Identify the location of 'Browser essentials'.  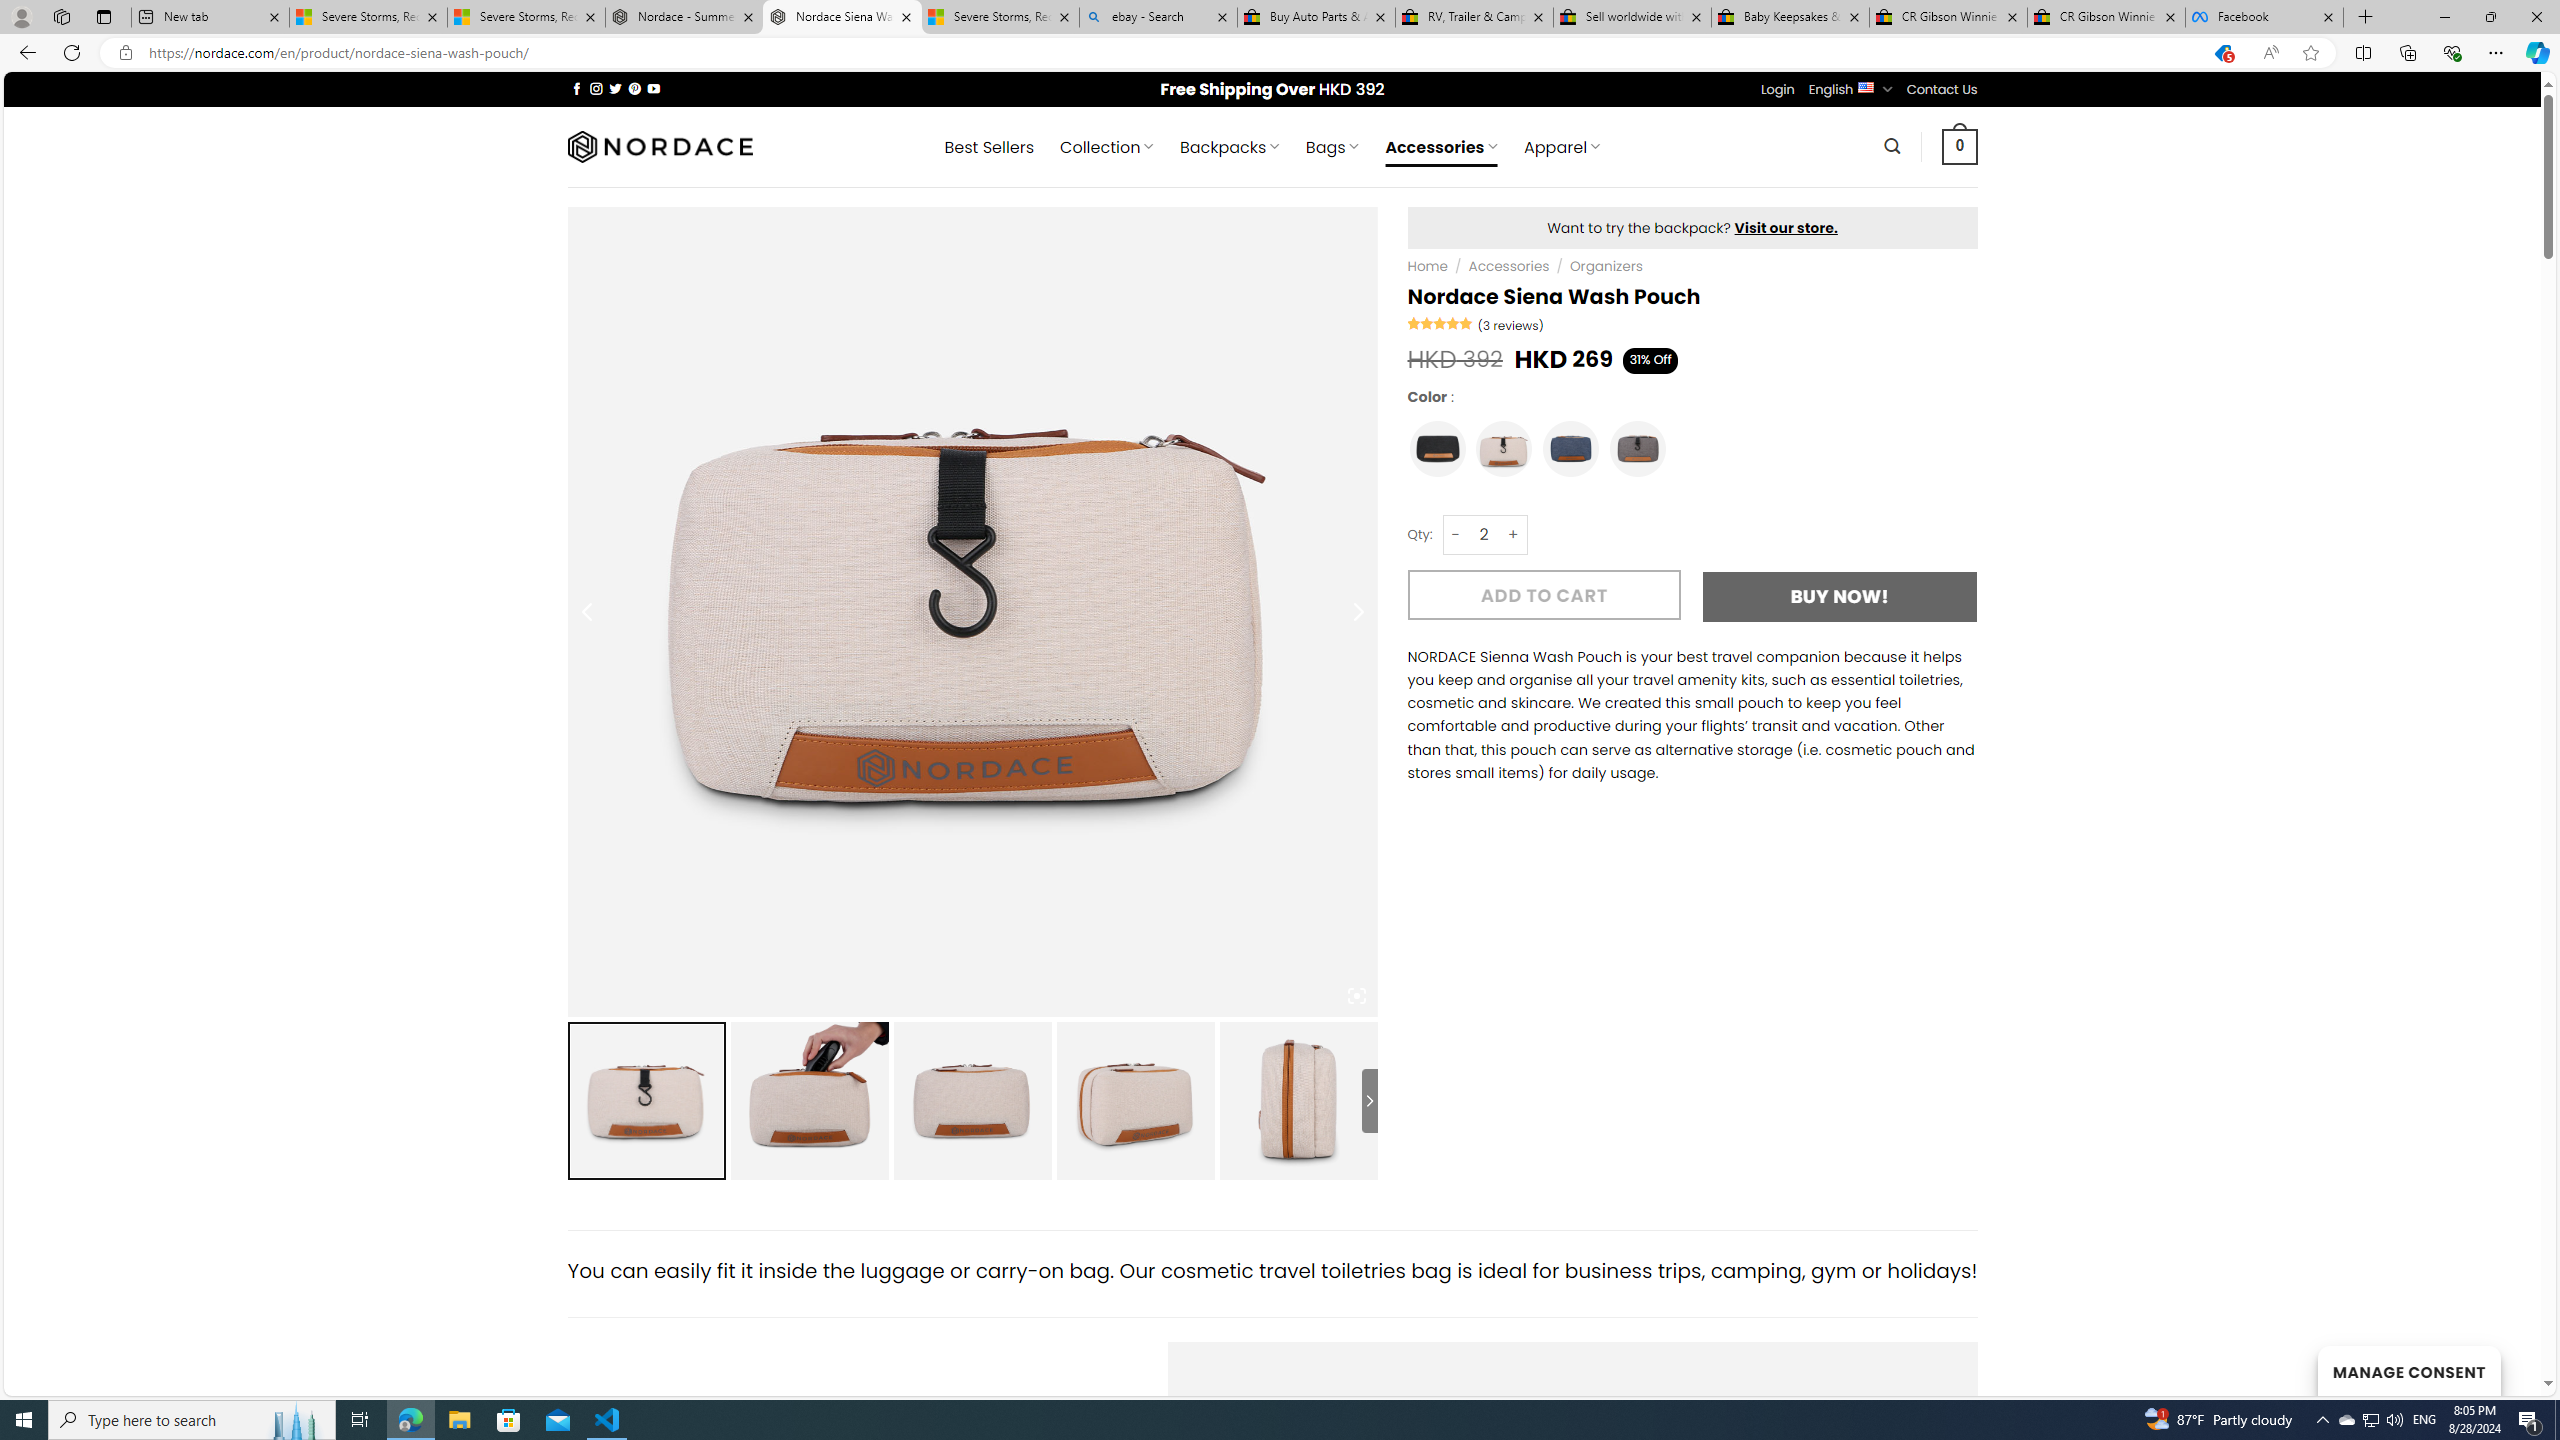
(2451, 51).